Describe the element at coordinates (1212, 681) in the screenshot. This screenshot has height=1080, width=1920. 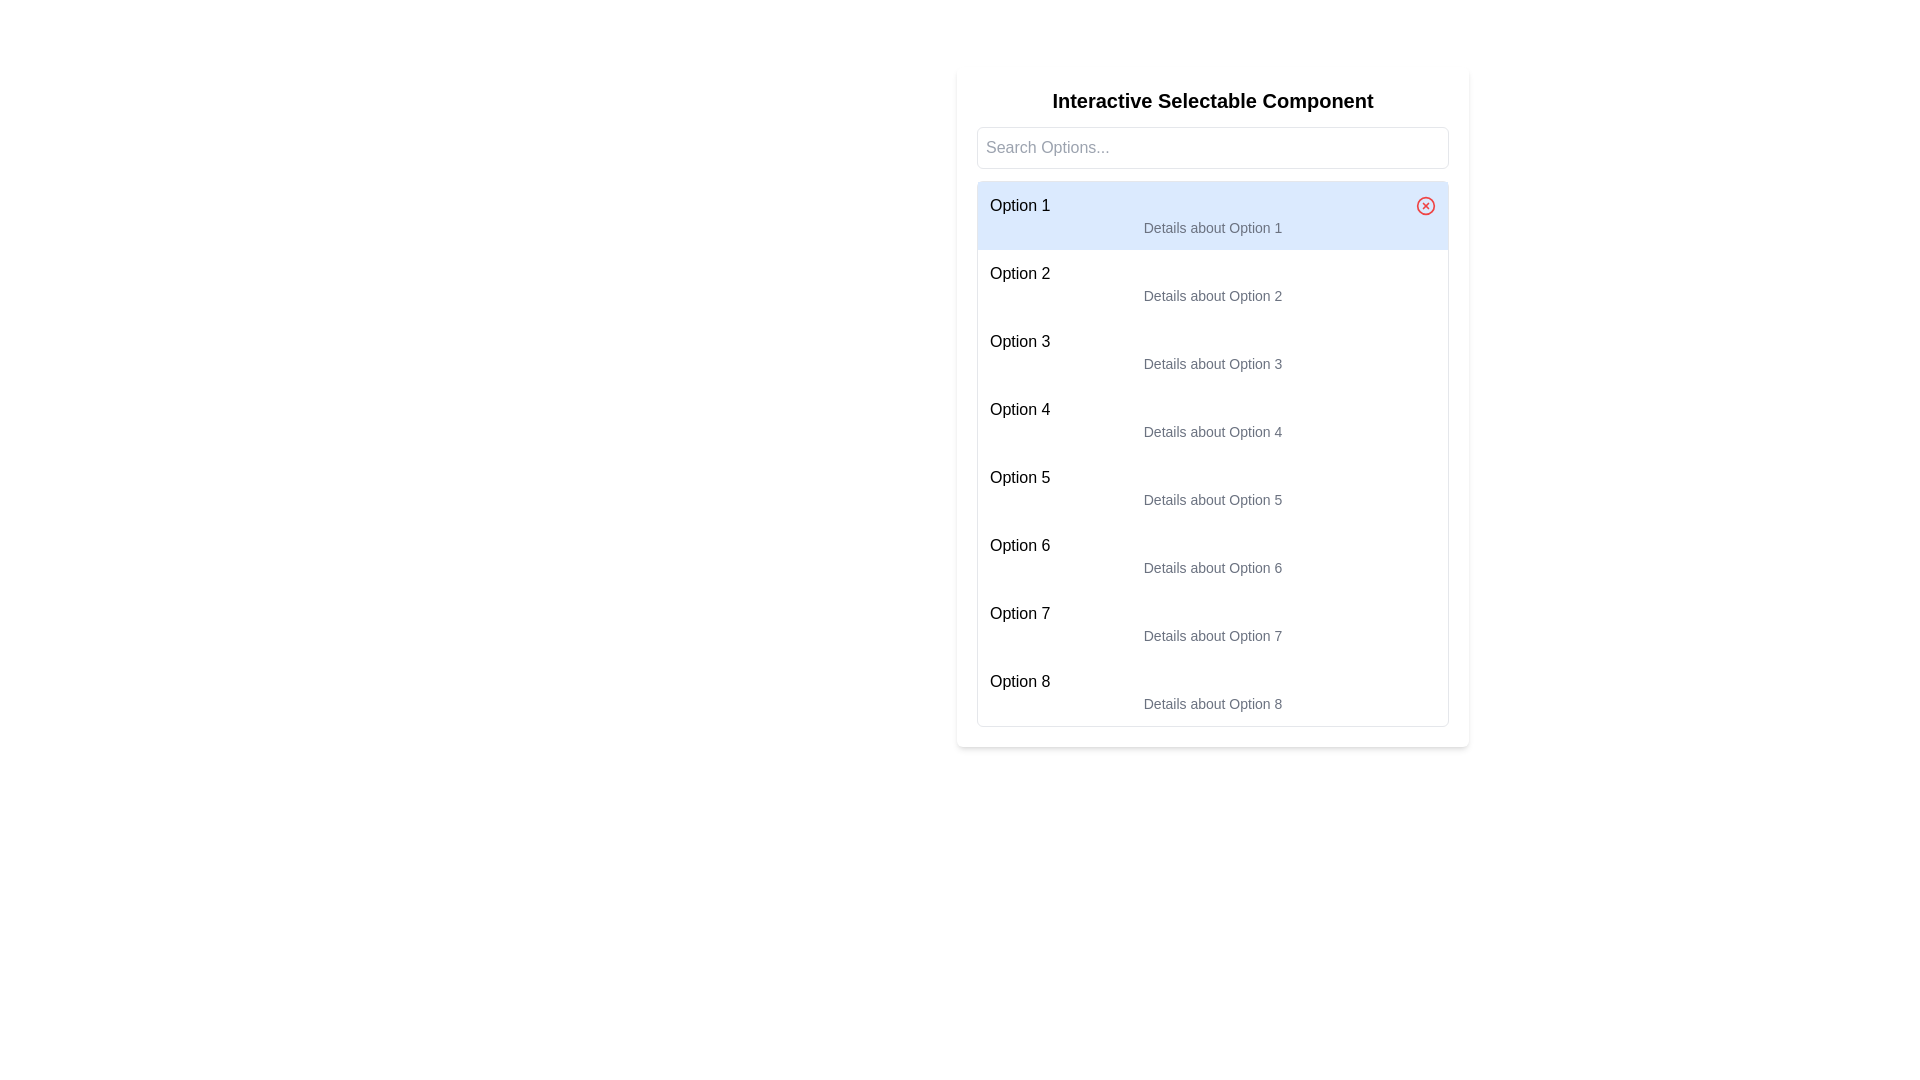
I see `the eighth option in the selectable list by moving the cursor to its text label for navigation purposes` at that location.